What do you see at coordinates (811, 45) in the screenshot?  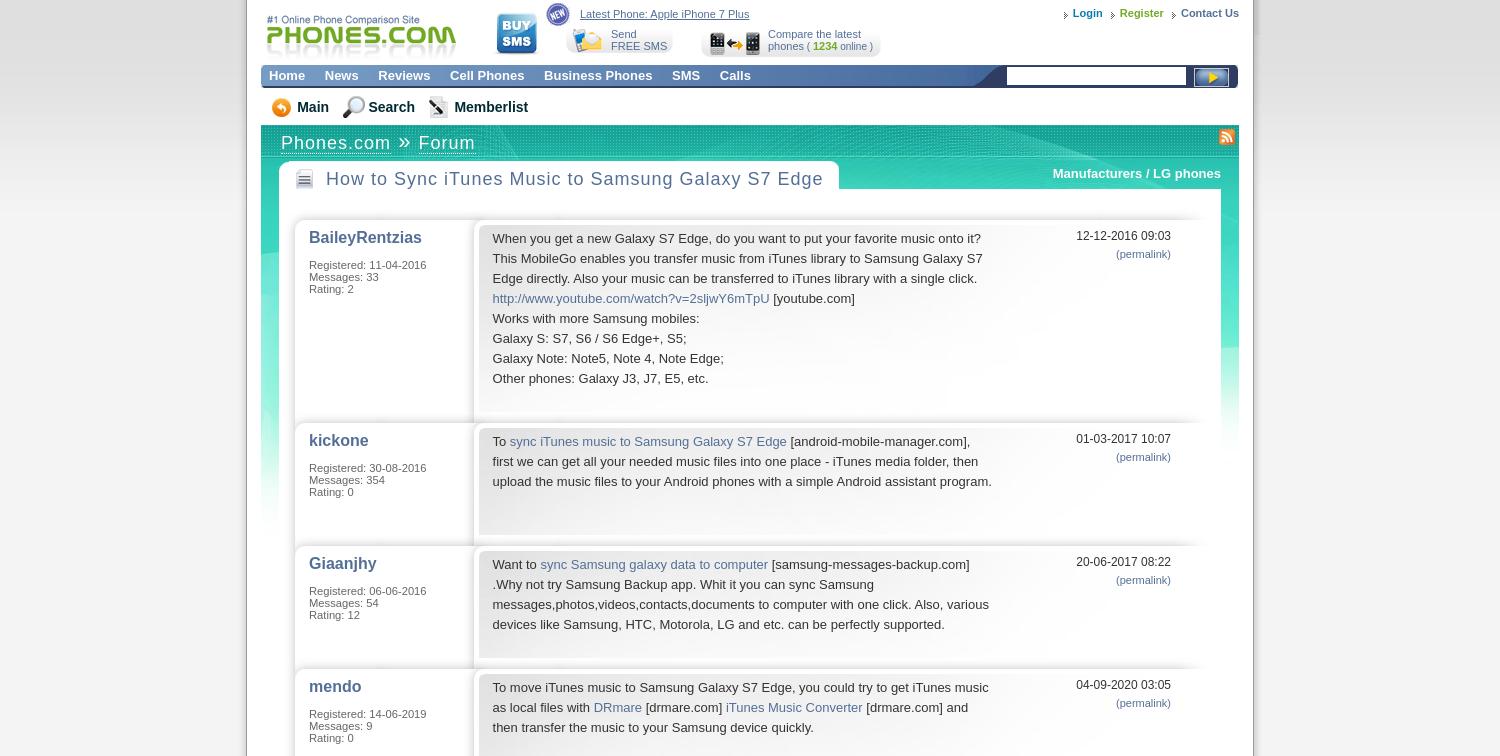 I see `'1234'` at bounding box center [811, 45].